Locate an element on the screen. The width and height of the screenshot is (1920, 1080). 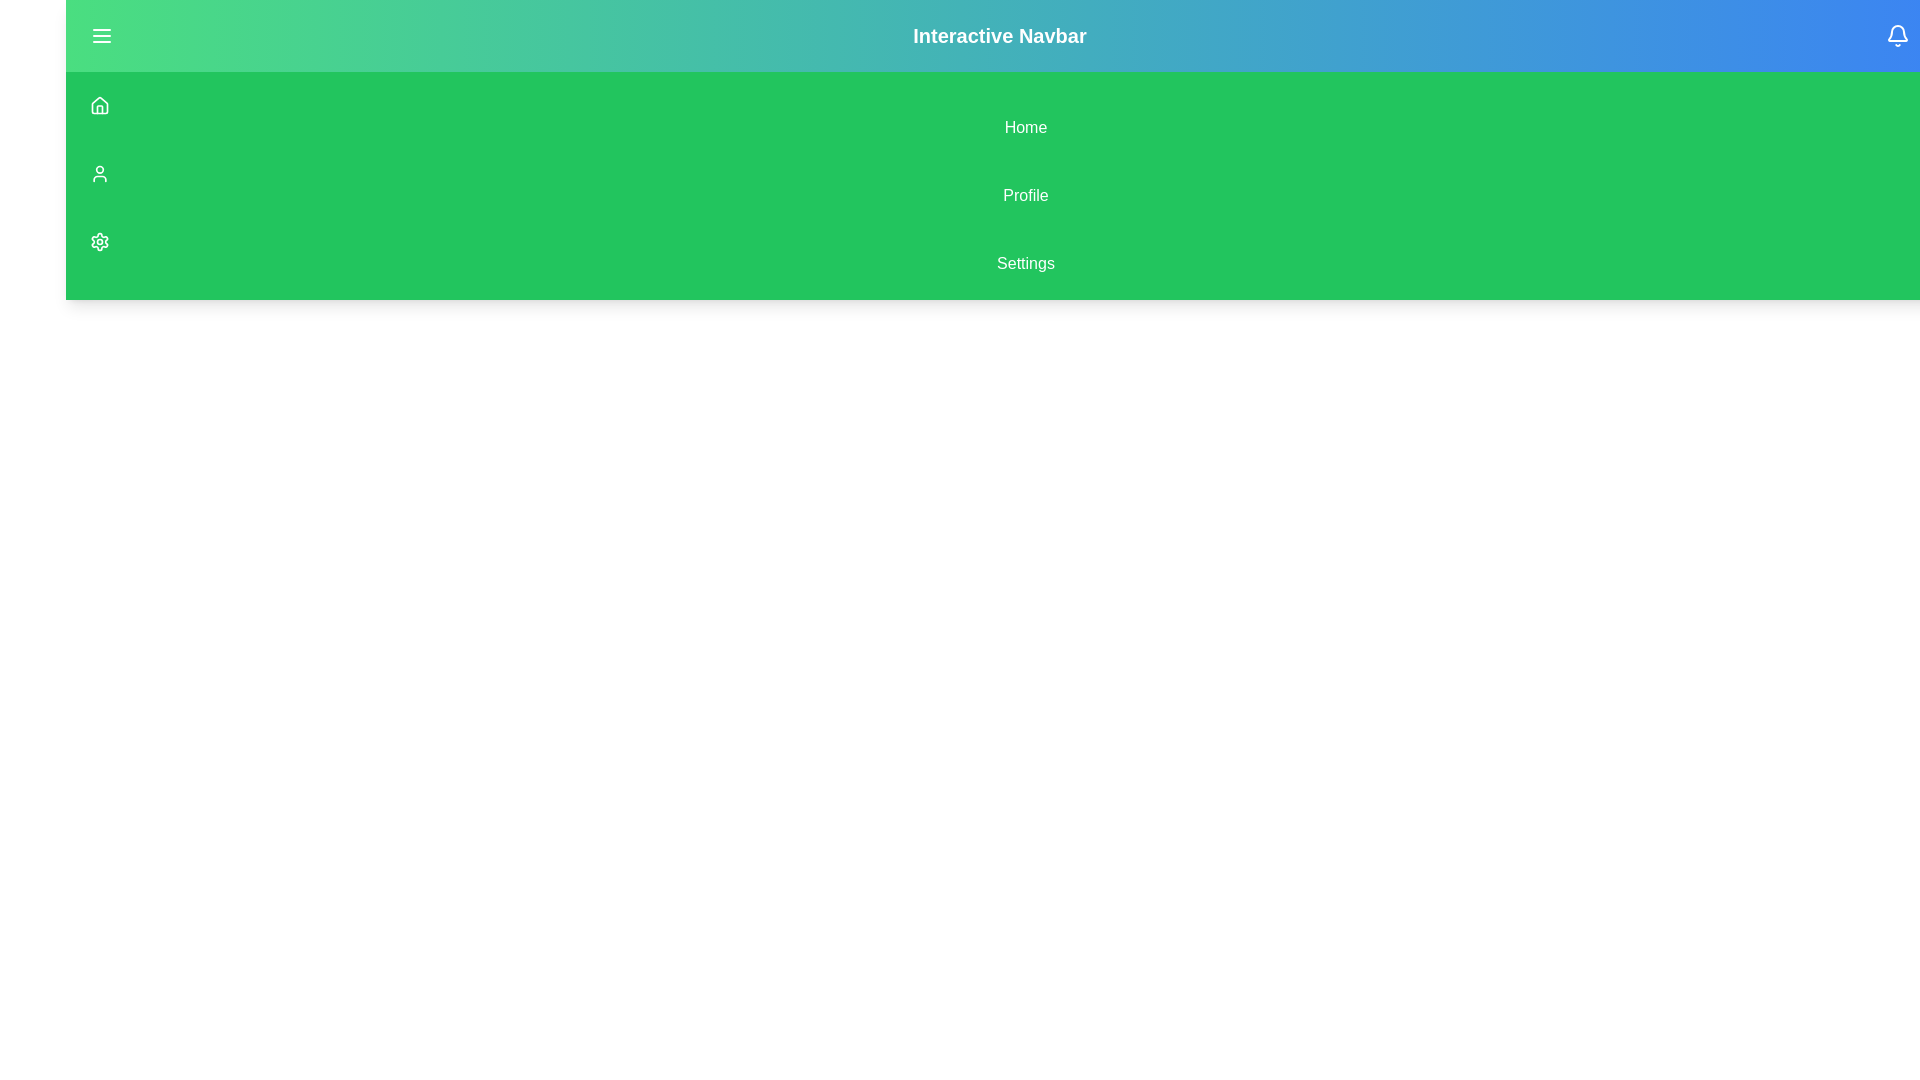
the settings gear icon button with a green background and white stroke, located in the vertically aligned navigation menu is located at coordinates (99, 241).